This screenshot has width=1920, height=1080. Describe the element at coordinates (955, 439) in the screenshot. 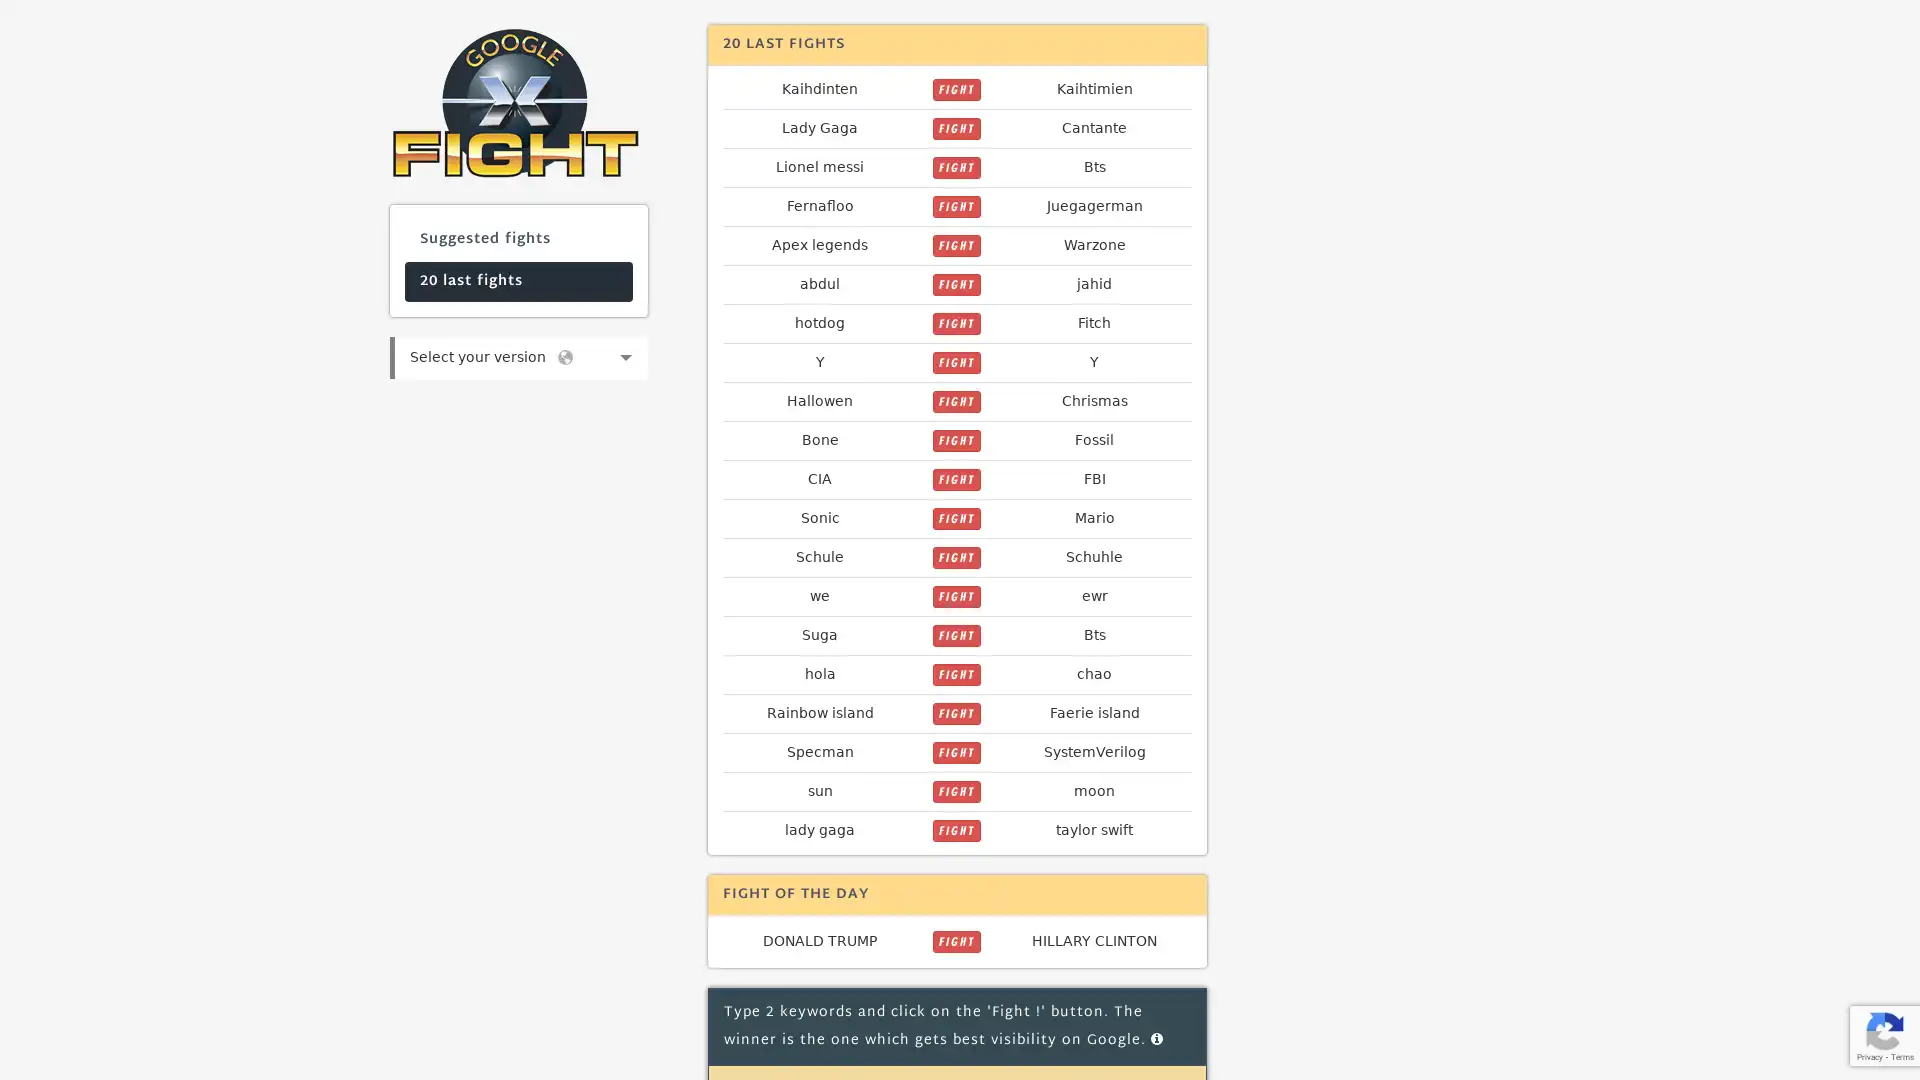

I see `FIGHT` at that location.